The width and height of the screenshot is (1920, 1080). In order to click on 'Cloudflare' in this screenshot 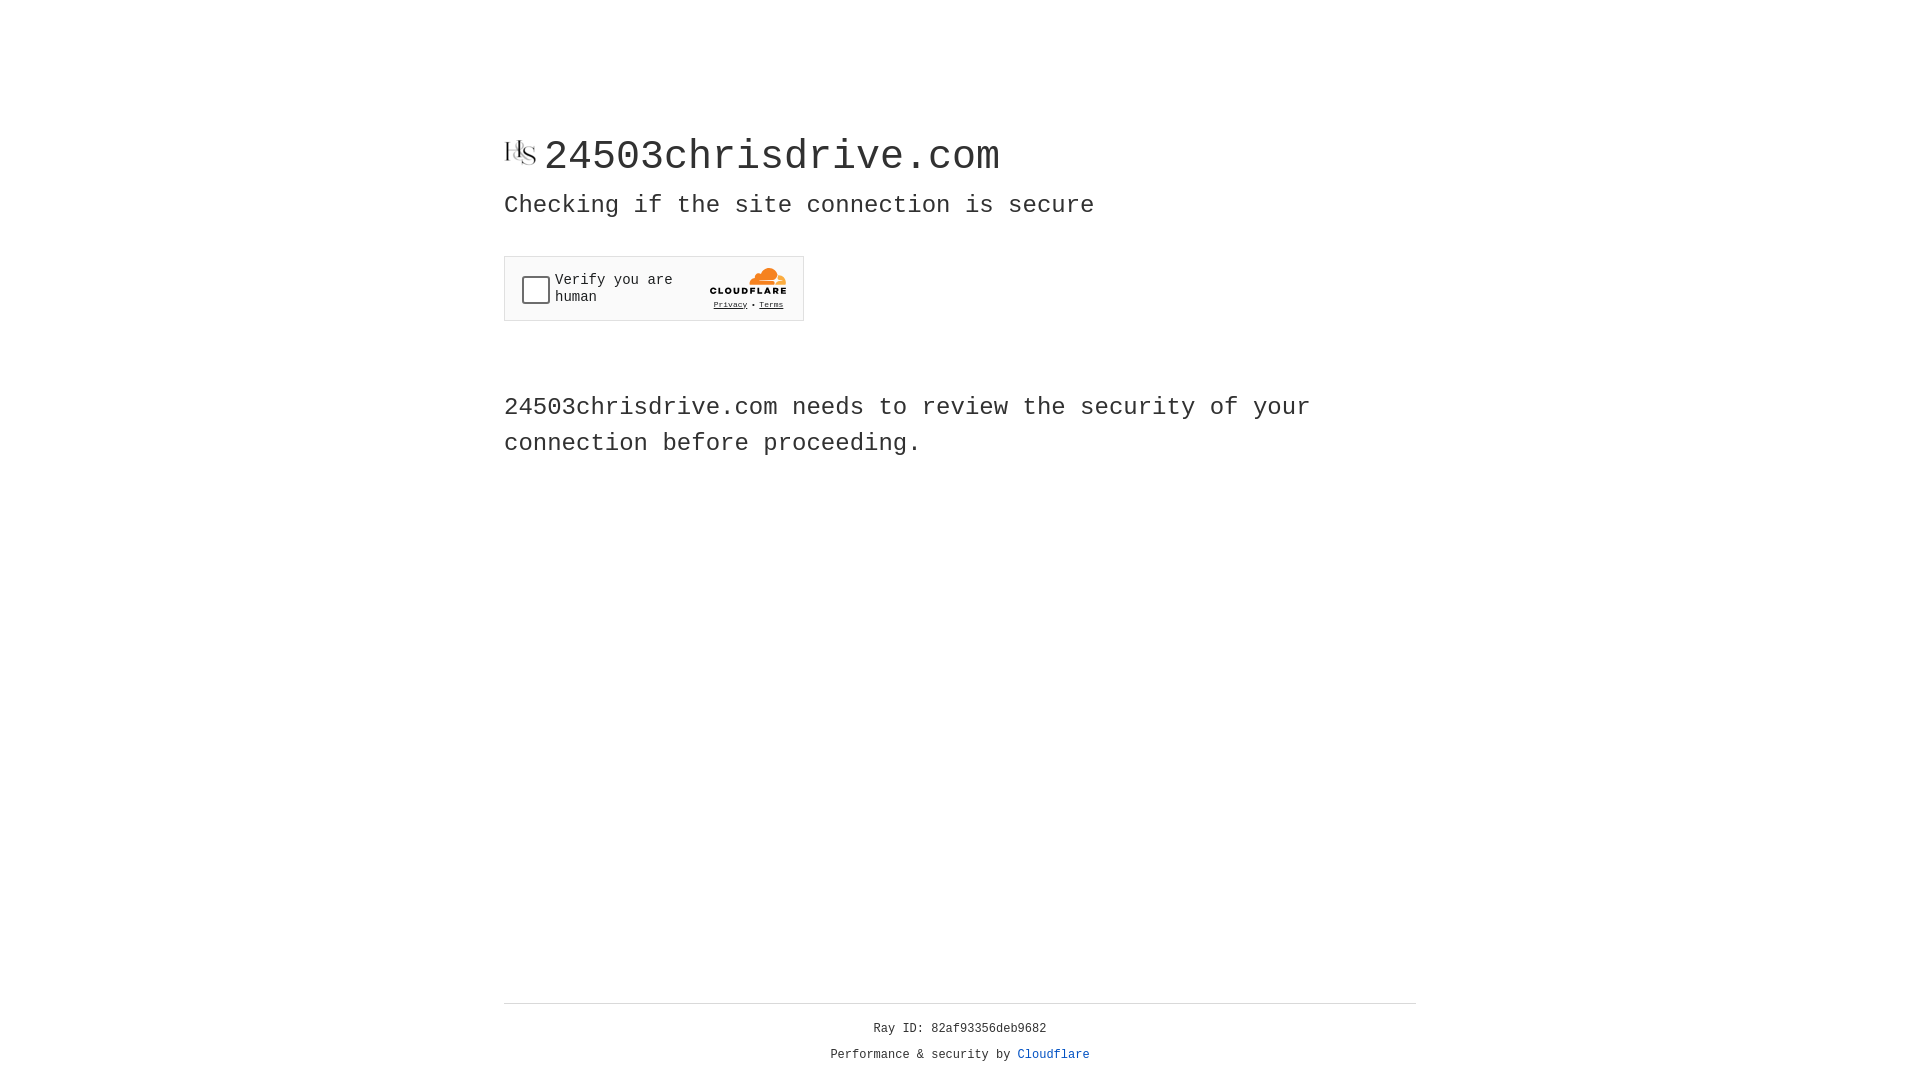, I will do `click(1053, 1054)`.